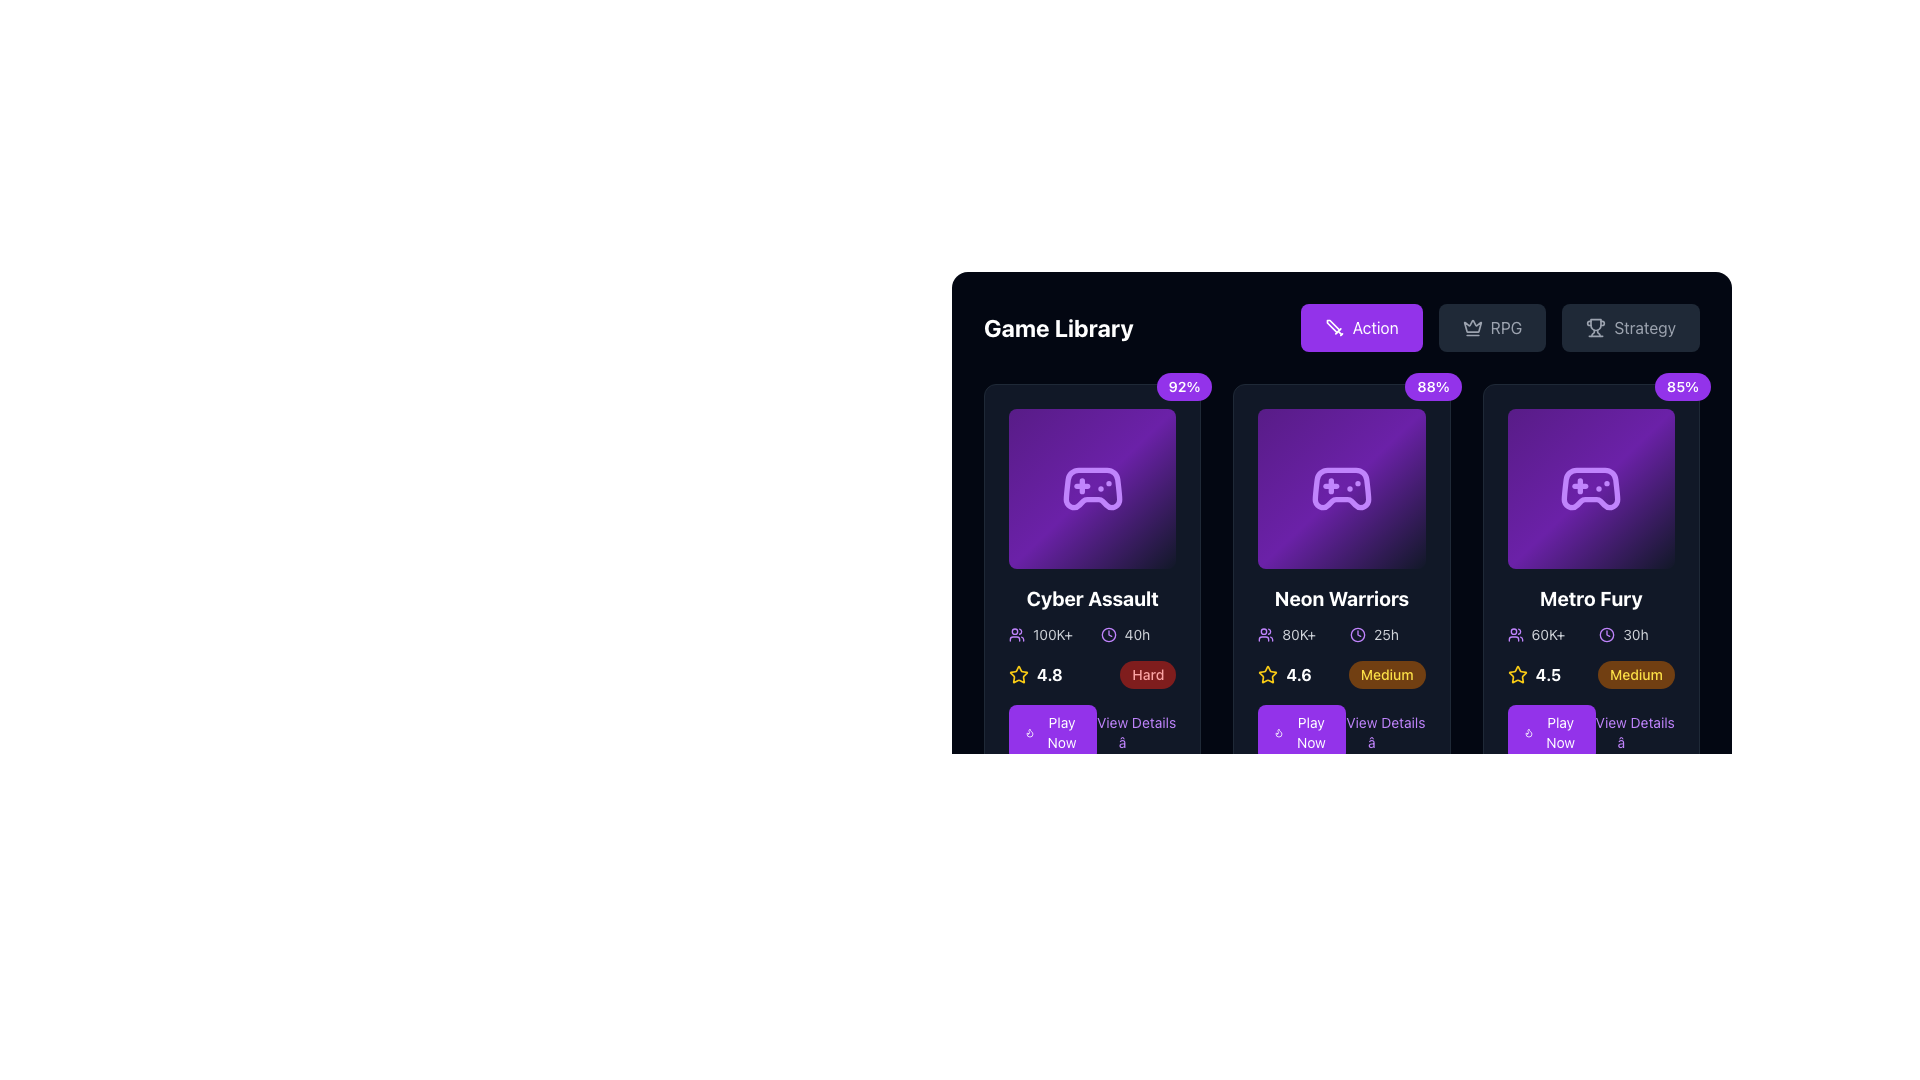 Image resolution: width=1920 pixels, height=1080 pixels. Describe the element at coordinates (1267, 675) in the screenshot. I see `the star icon representing the rating for the 'Neon Warriors' game, which has a yellow border and a hollow center` at that location.